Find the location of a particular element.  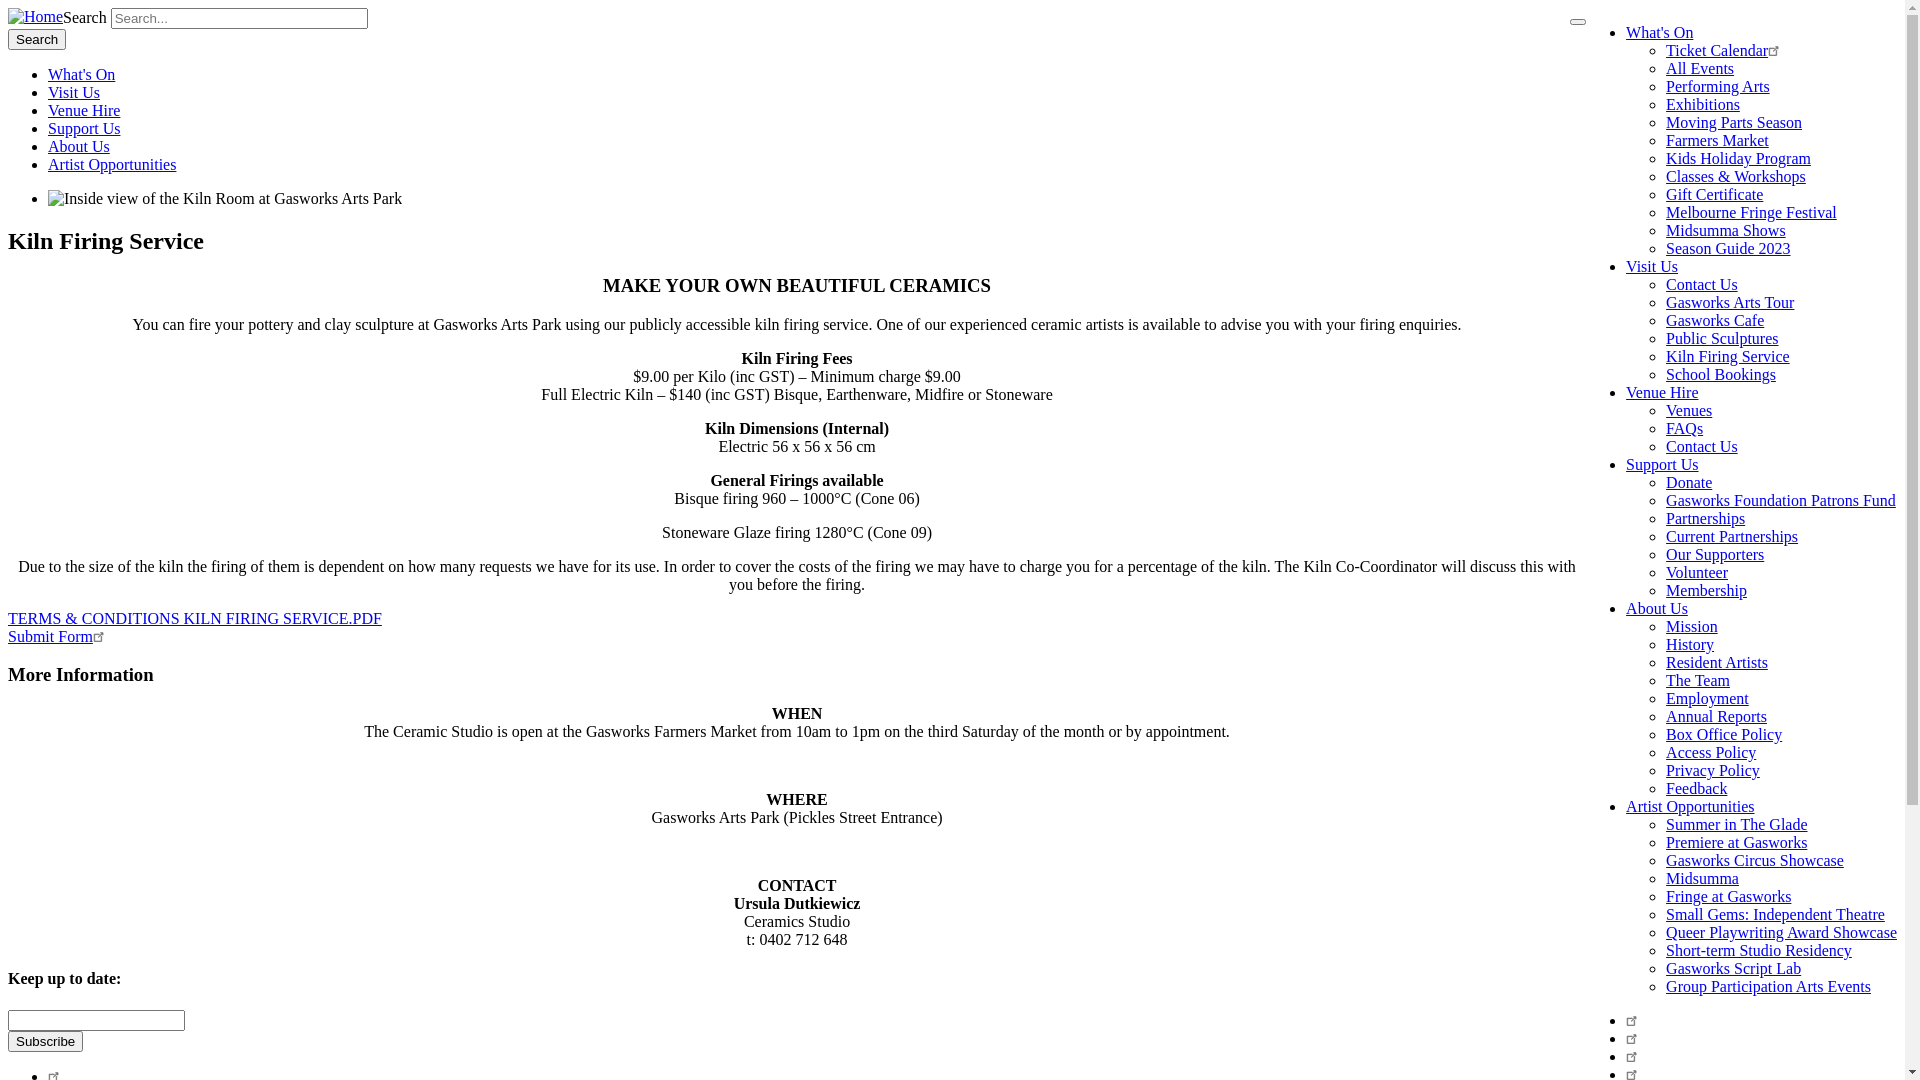

'Privacy Policy' is located at coordinates (1712, 769).